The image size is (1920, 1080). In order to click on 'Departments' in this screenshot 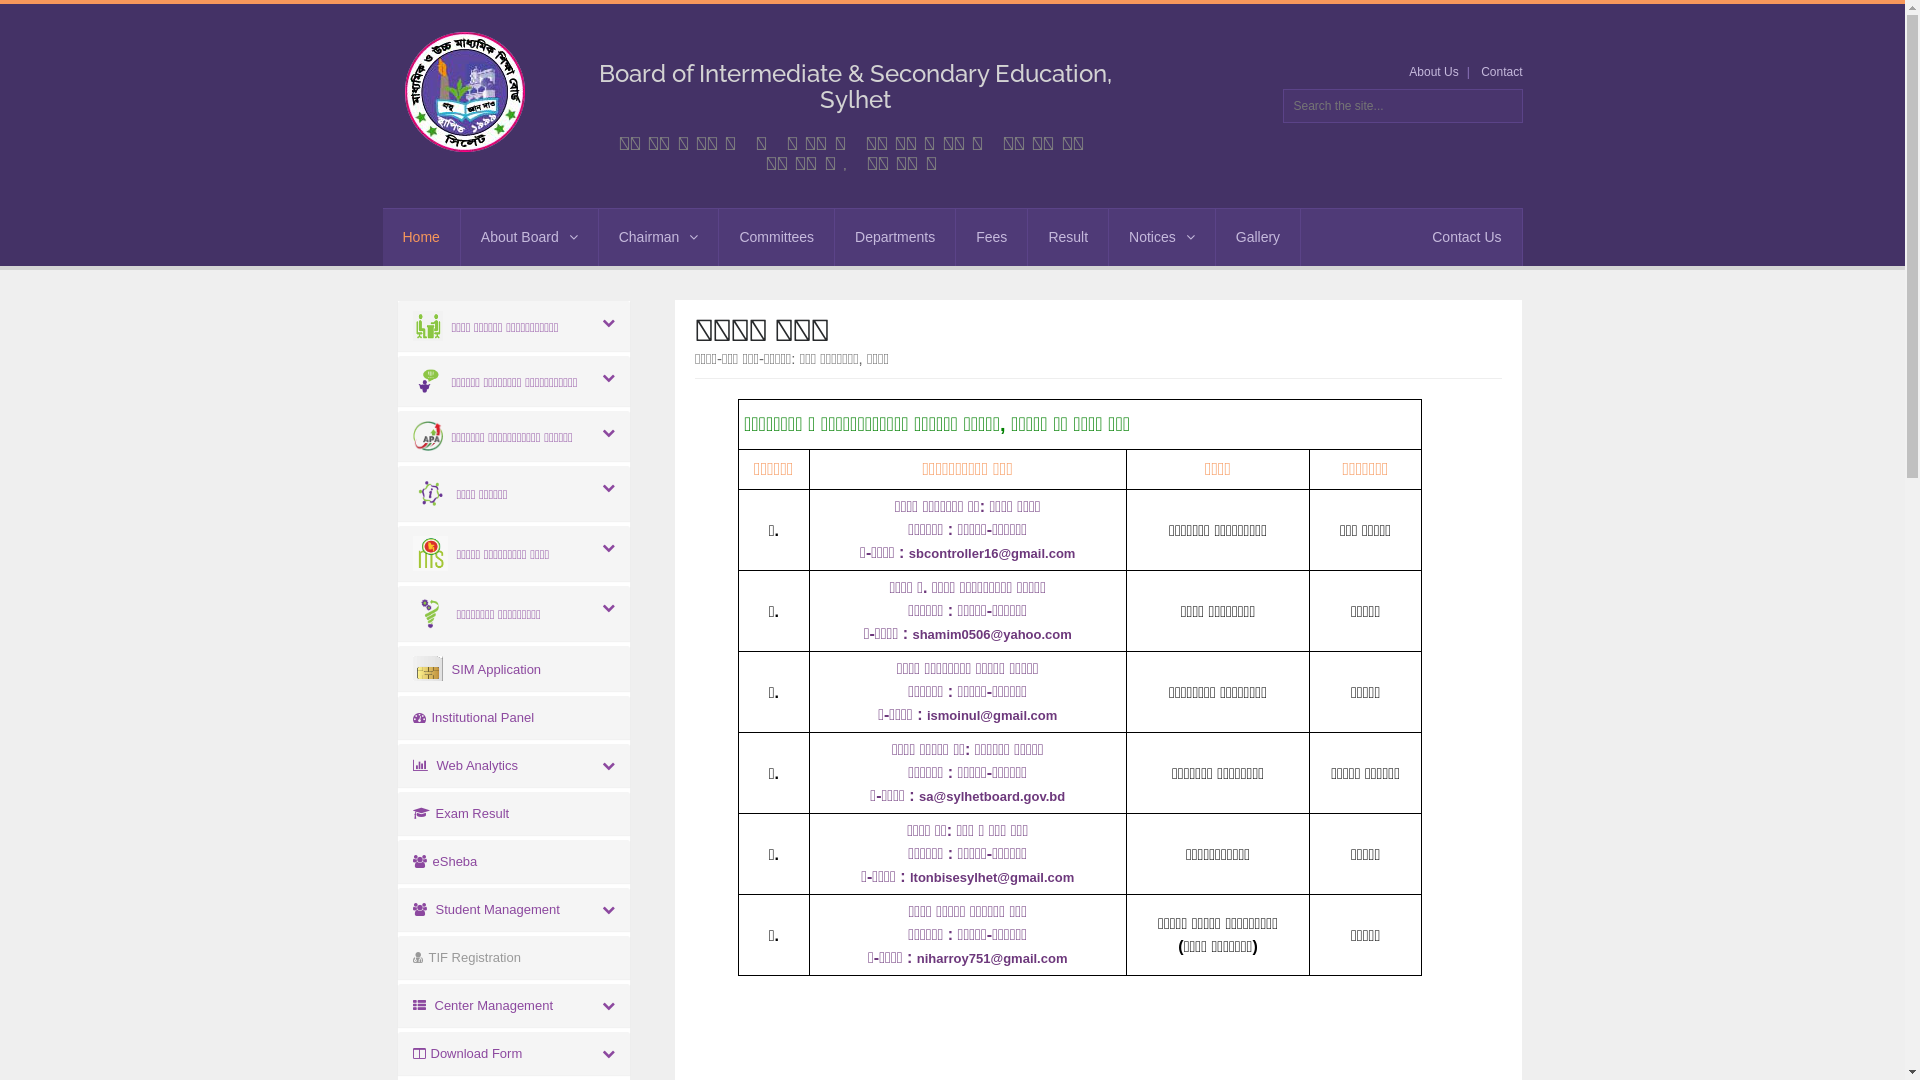, I will do `click(893, 236)`.